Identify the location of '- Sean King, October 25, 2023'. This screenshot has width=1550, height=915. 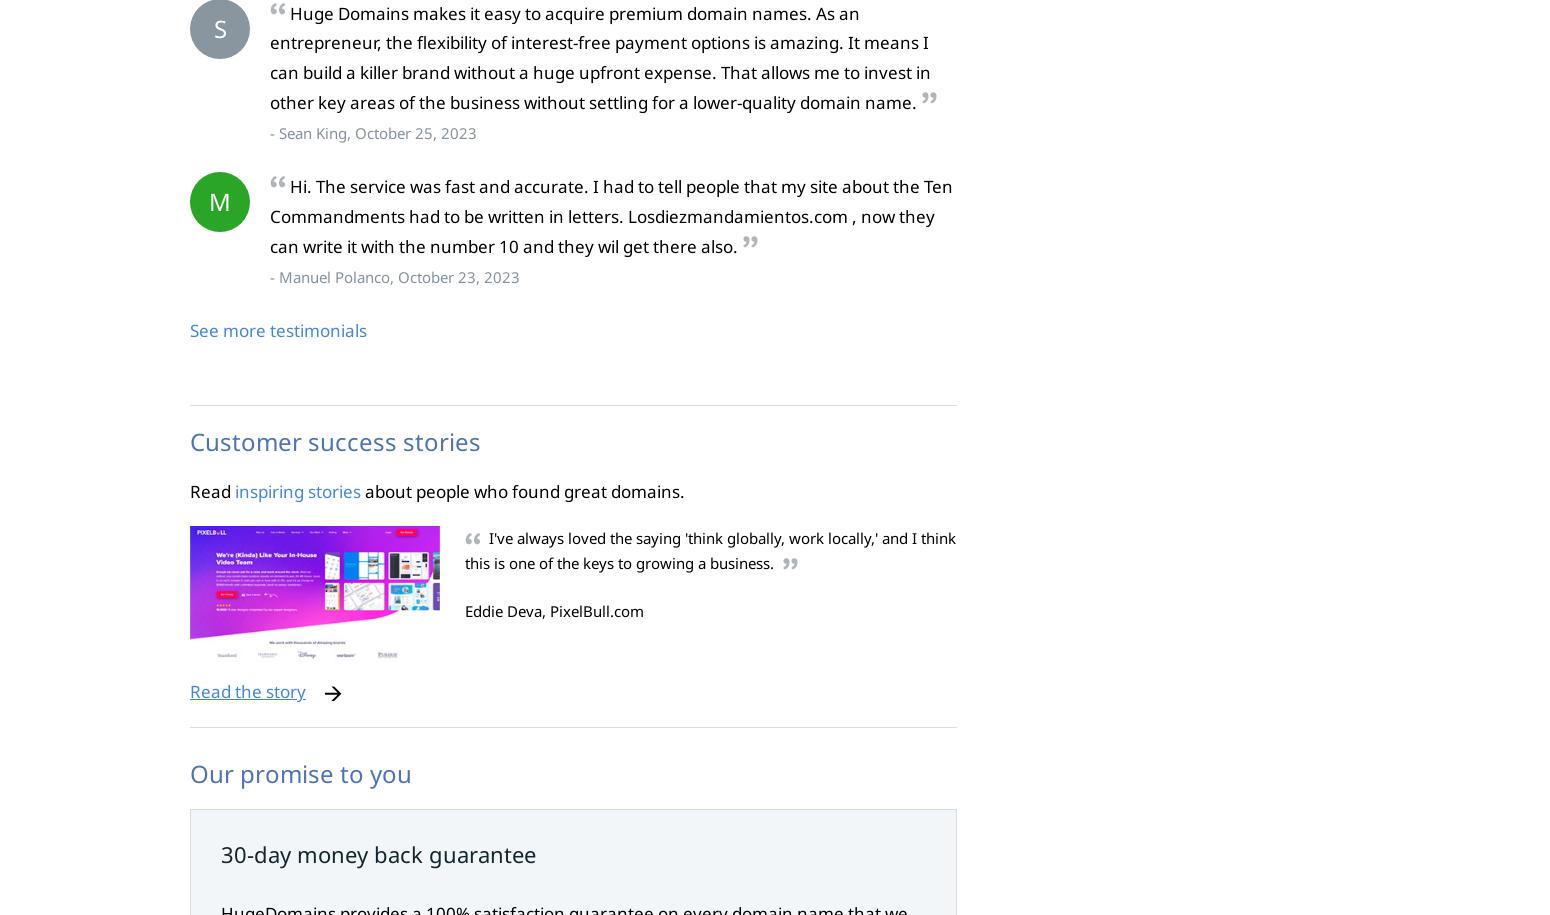
(372, 132).